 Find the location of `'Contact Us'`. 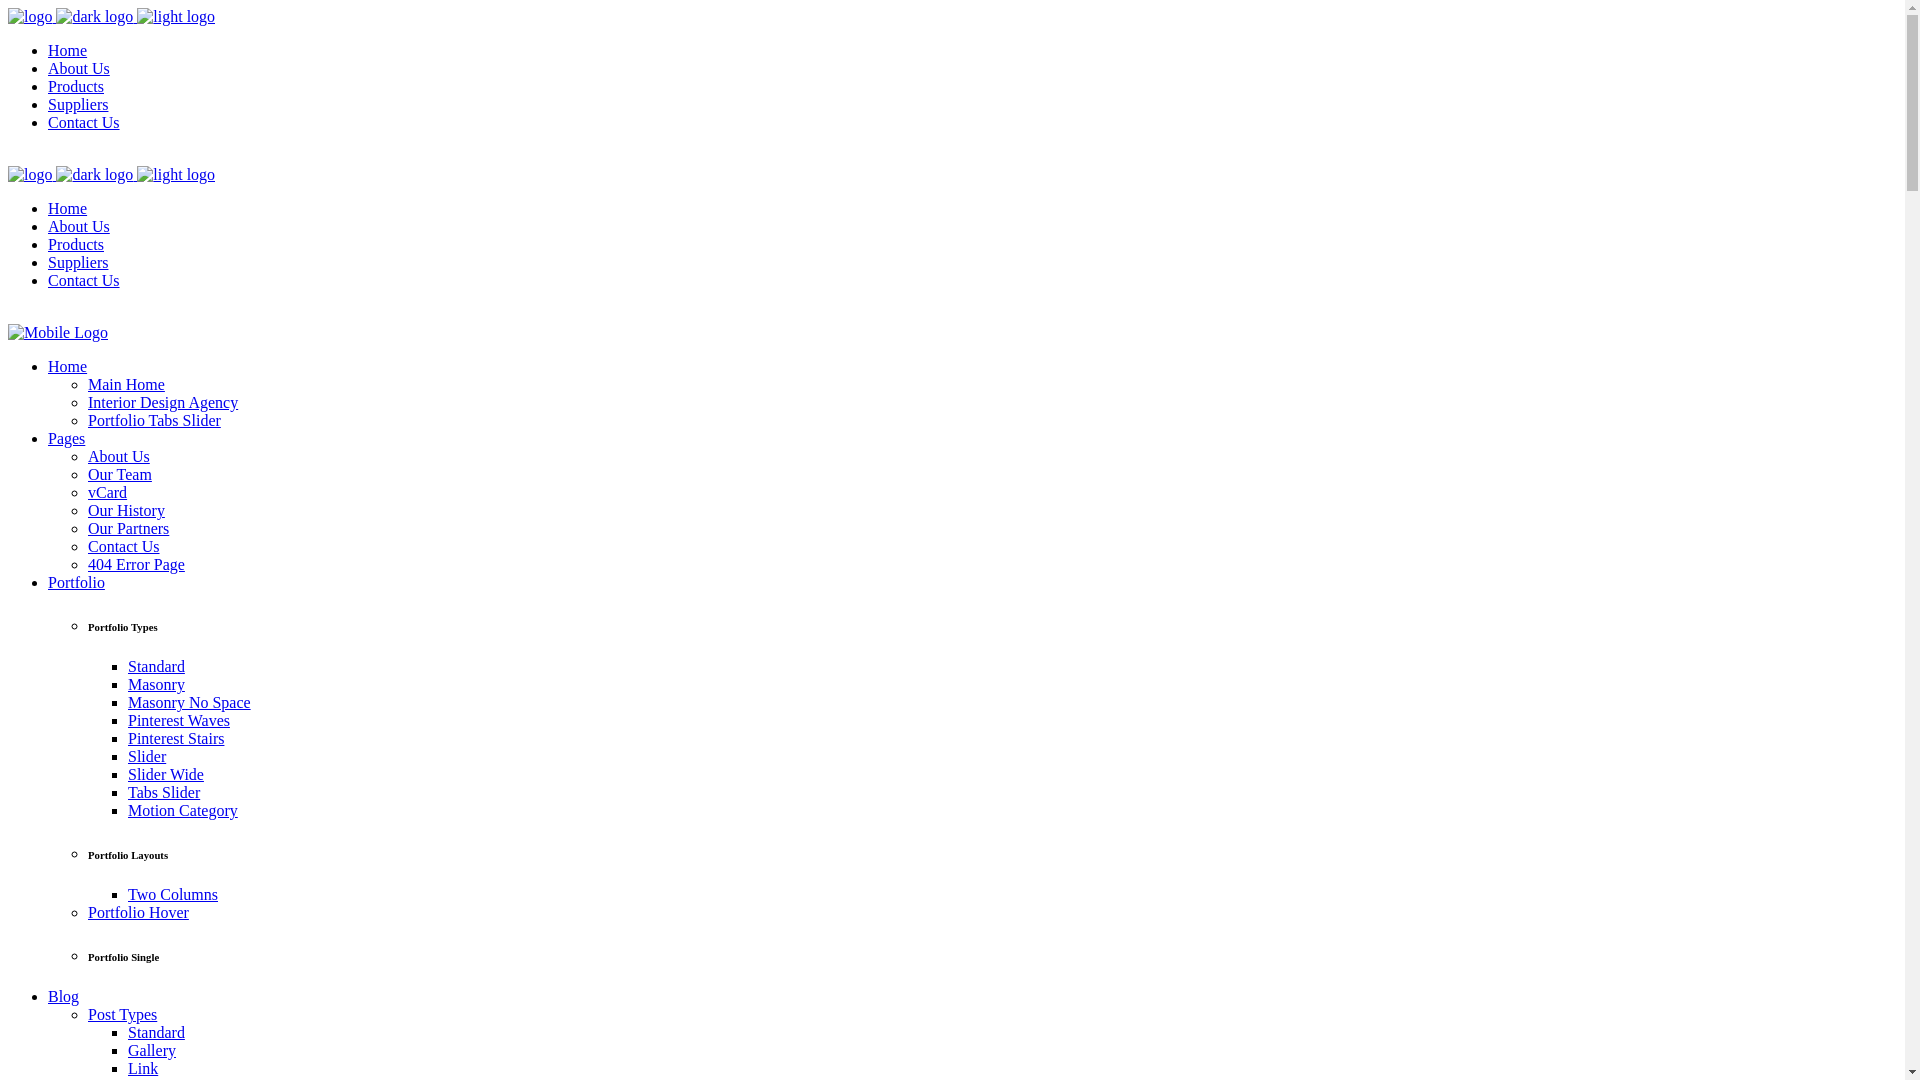

'Contact Us' is located at coordinates (123, 546).